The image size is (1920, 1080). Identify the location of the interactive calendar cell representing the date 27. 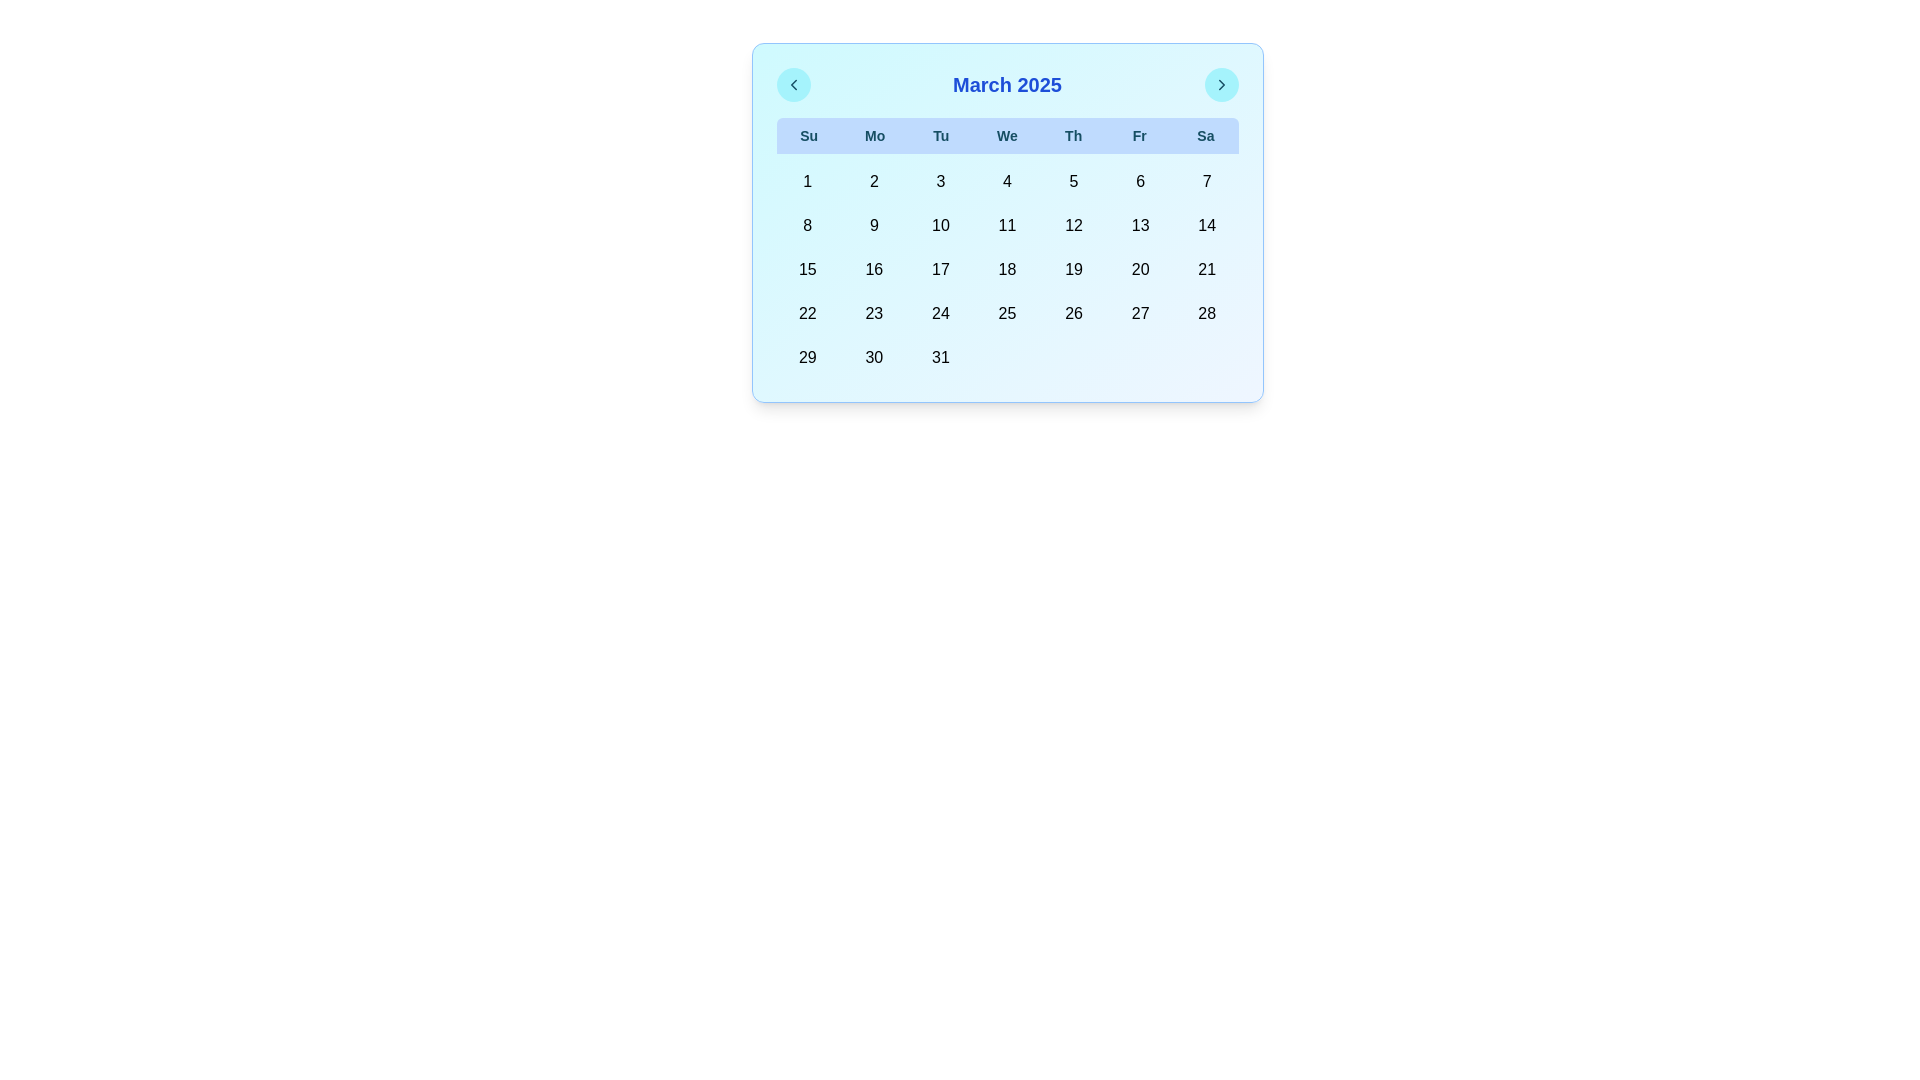
(1140, 313).